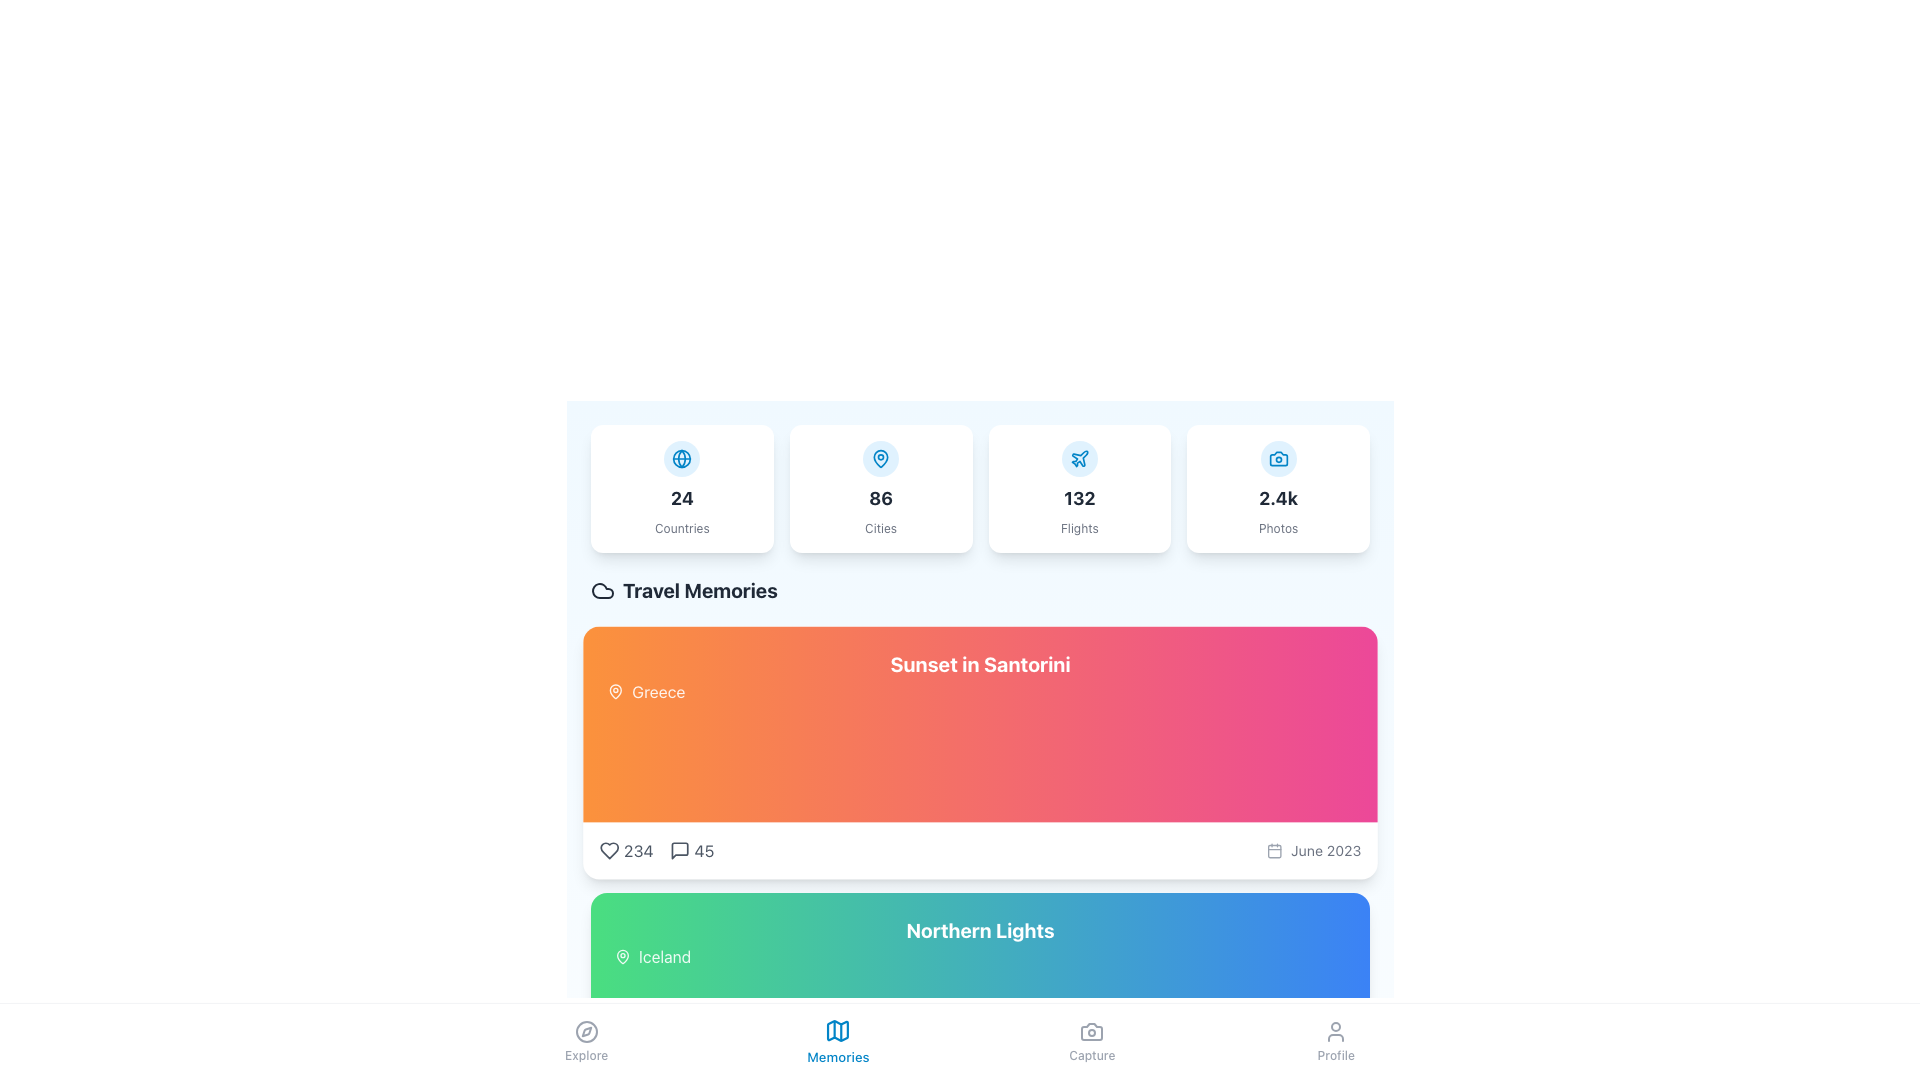 This screenshot has height=1080, width=1920. What do you see at coordinates (880, 459) in the screenshot?
I see `the leftmost icon in the orange rectangular group labeled 'Greece' in the 'Travel Memories' section, which serves as a visual marker for geographic location information` at bounding box center [880, 459].